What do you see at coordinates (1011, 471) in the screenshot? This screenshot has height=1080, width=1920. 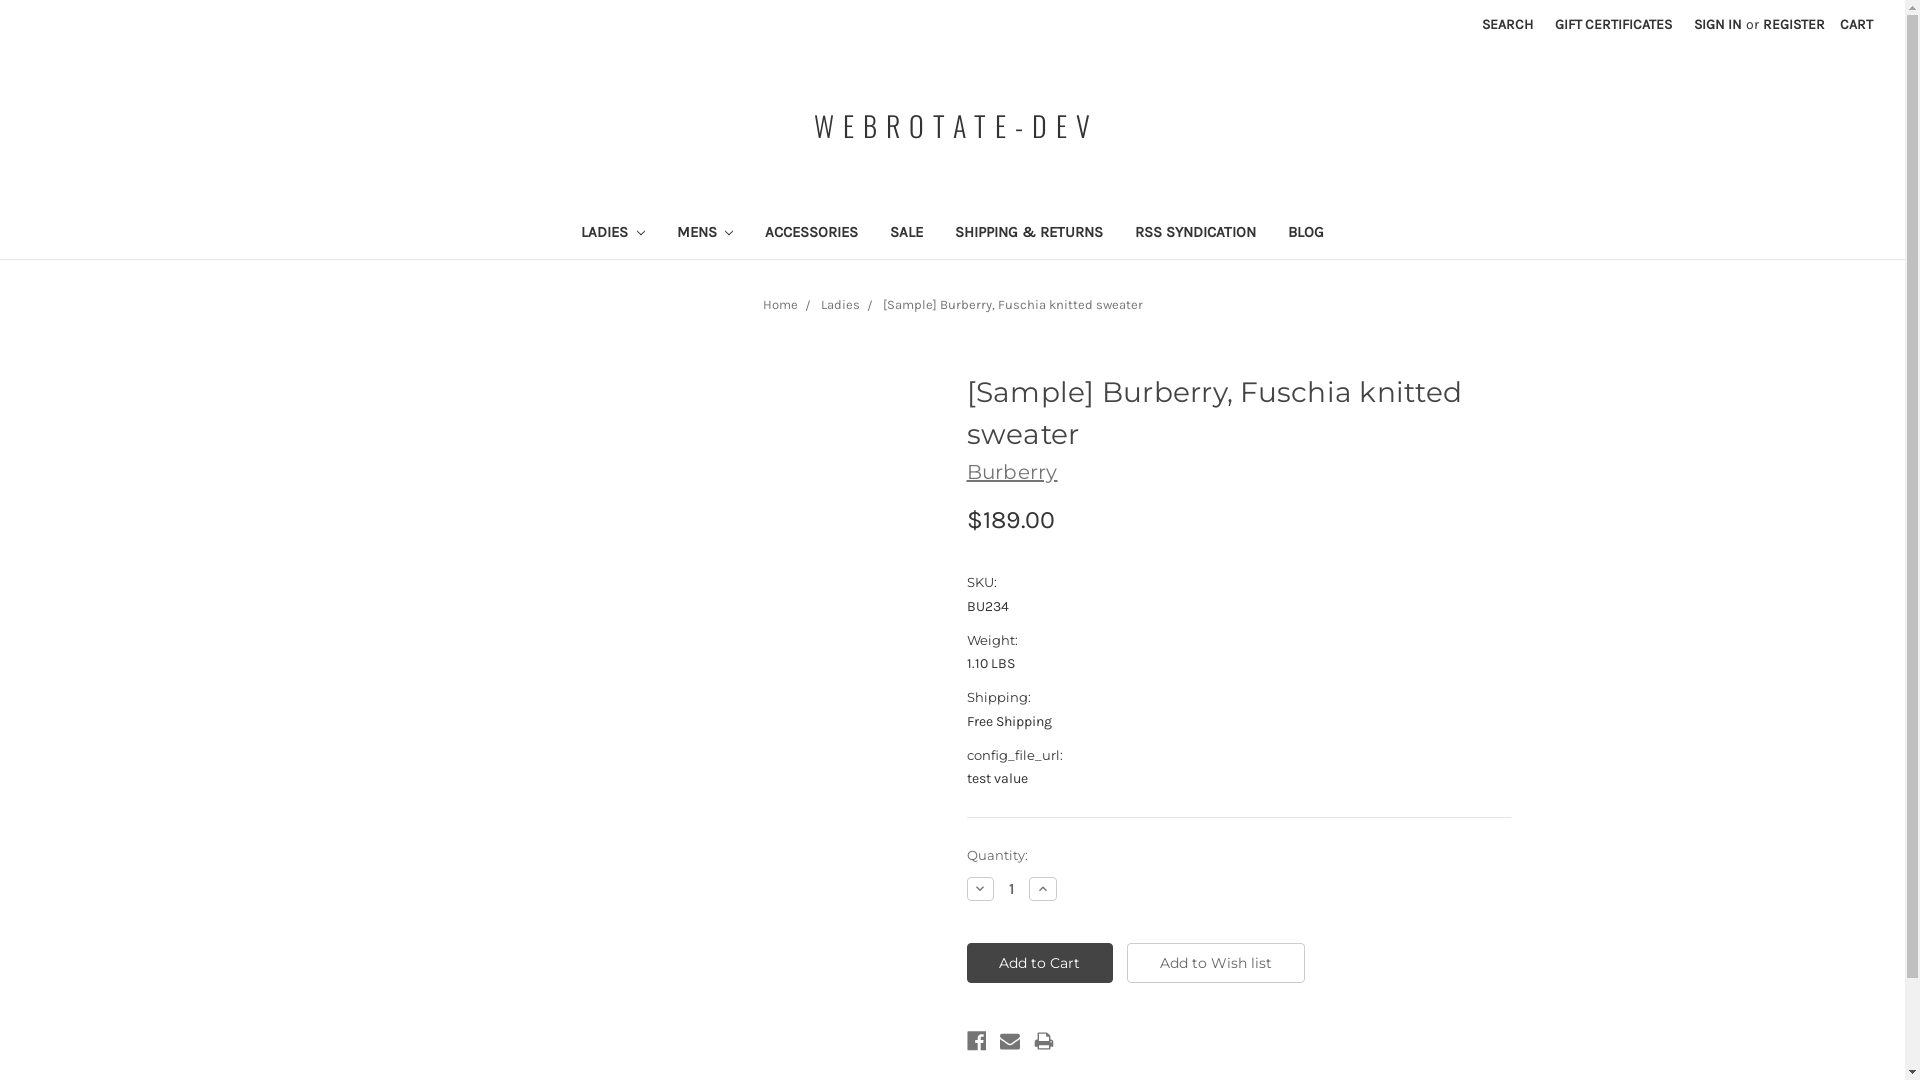 I see `'Burberry'` at bounding box center [1011, 471].